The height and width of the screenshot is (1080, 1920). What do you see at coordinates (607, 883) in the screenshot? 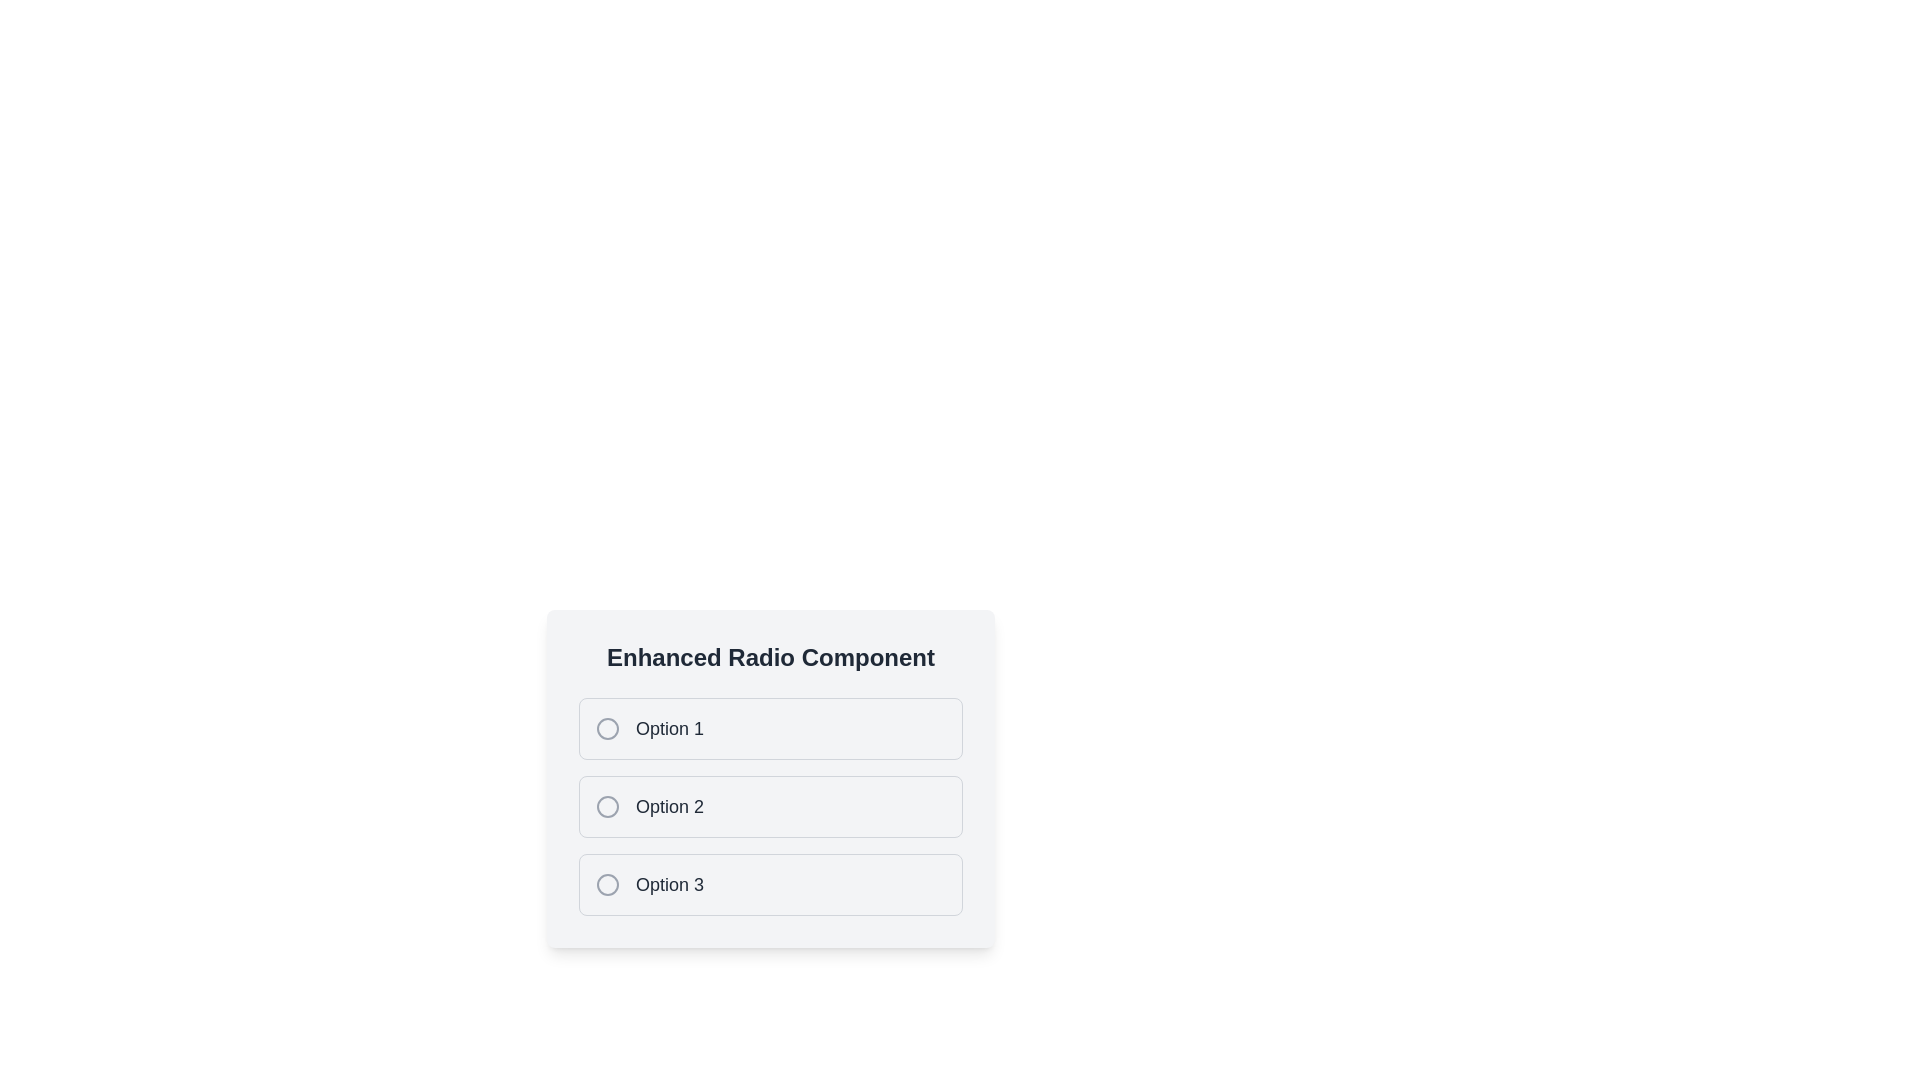
I see `the radio button selection indicator associated with 'Option 3'` at bounding box center [607, 883].